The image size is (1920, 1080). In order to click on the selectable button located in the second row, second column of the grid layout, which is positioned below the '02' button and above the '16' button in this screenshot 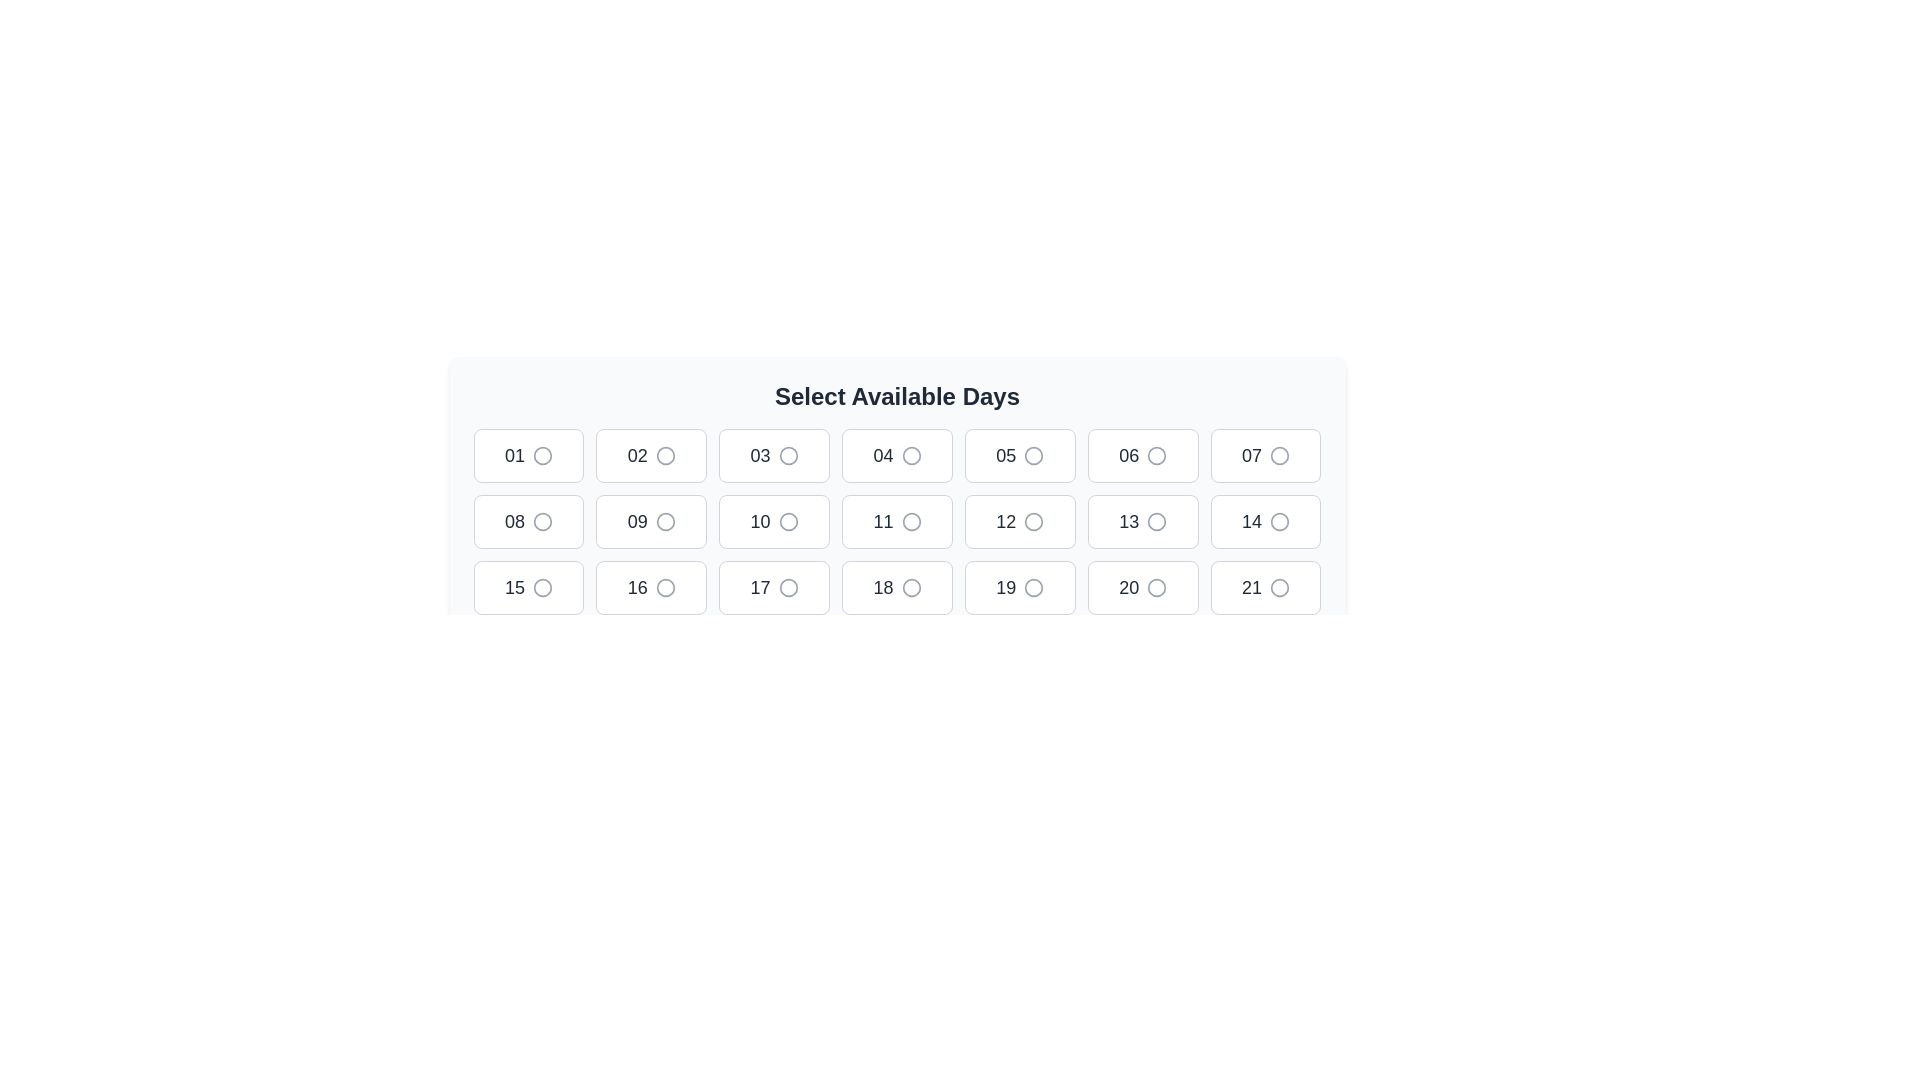, I will do `click(651, 520)`.